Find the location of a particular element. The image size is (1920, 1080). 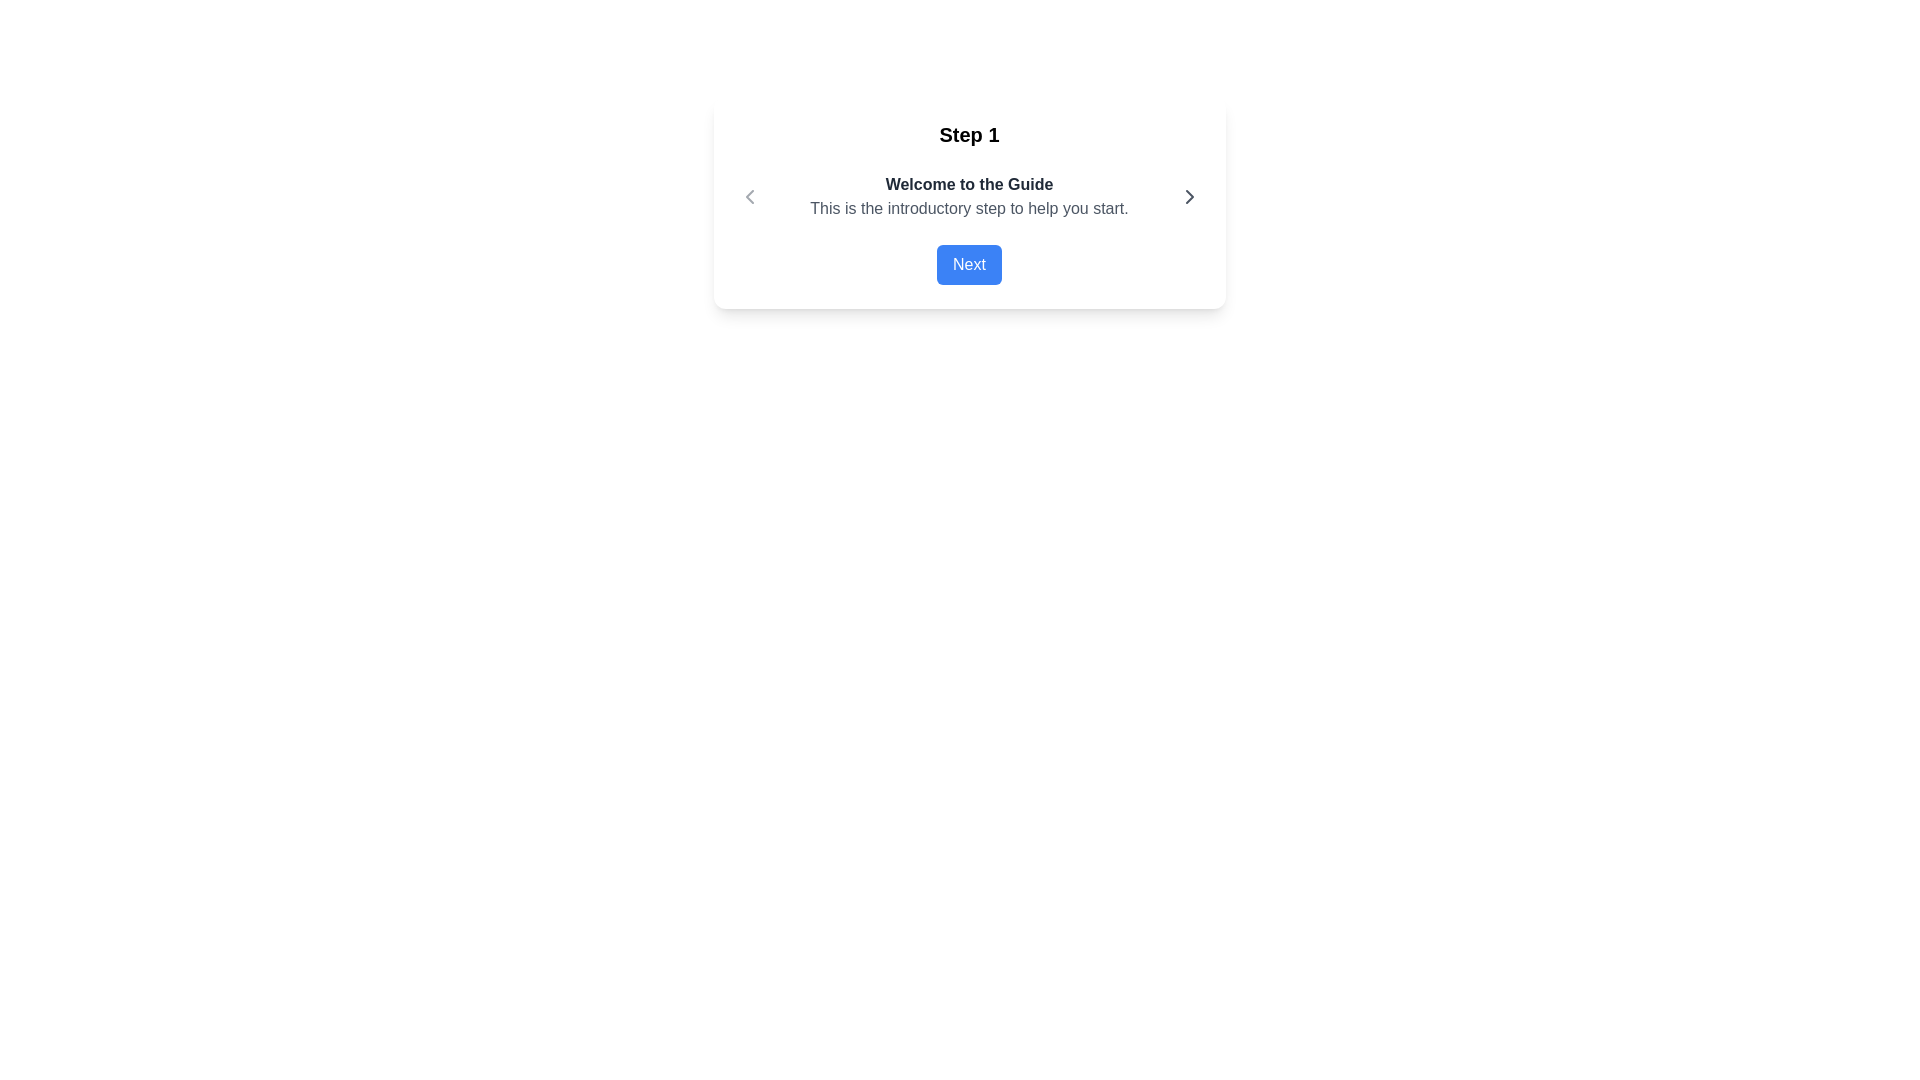

the right chevron icon button, which indicates moving to the next step in the guide is located at coordinates (1189, 196).